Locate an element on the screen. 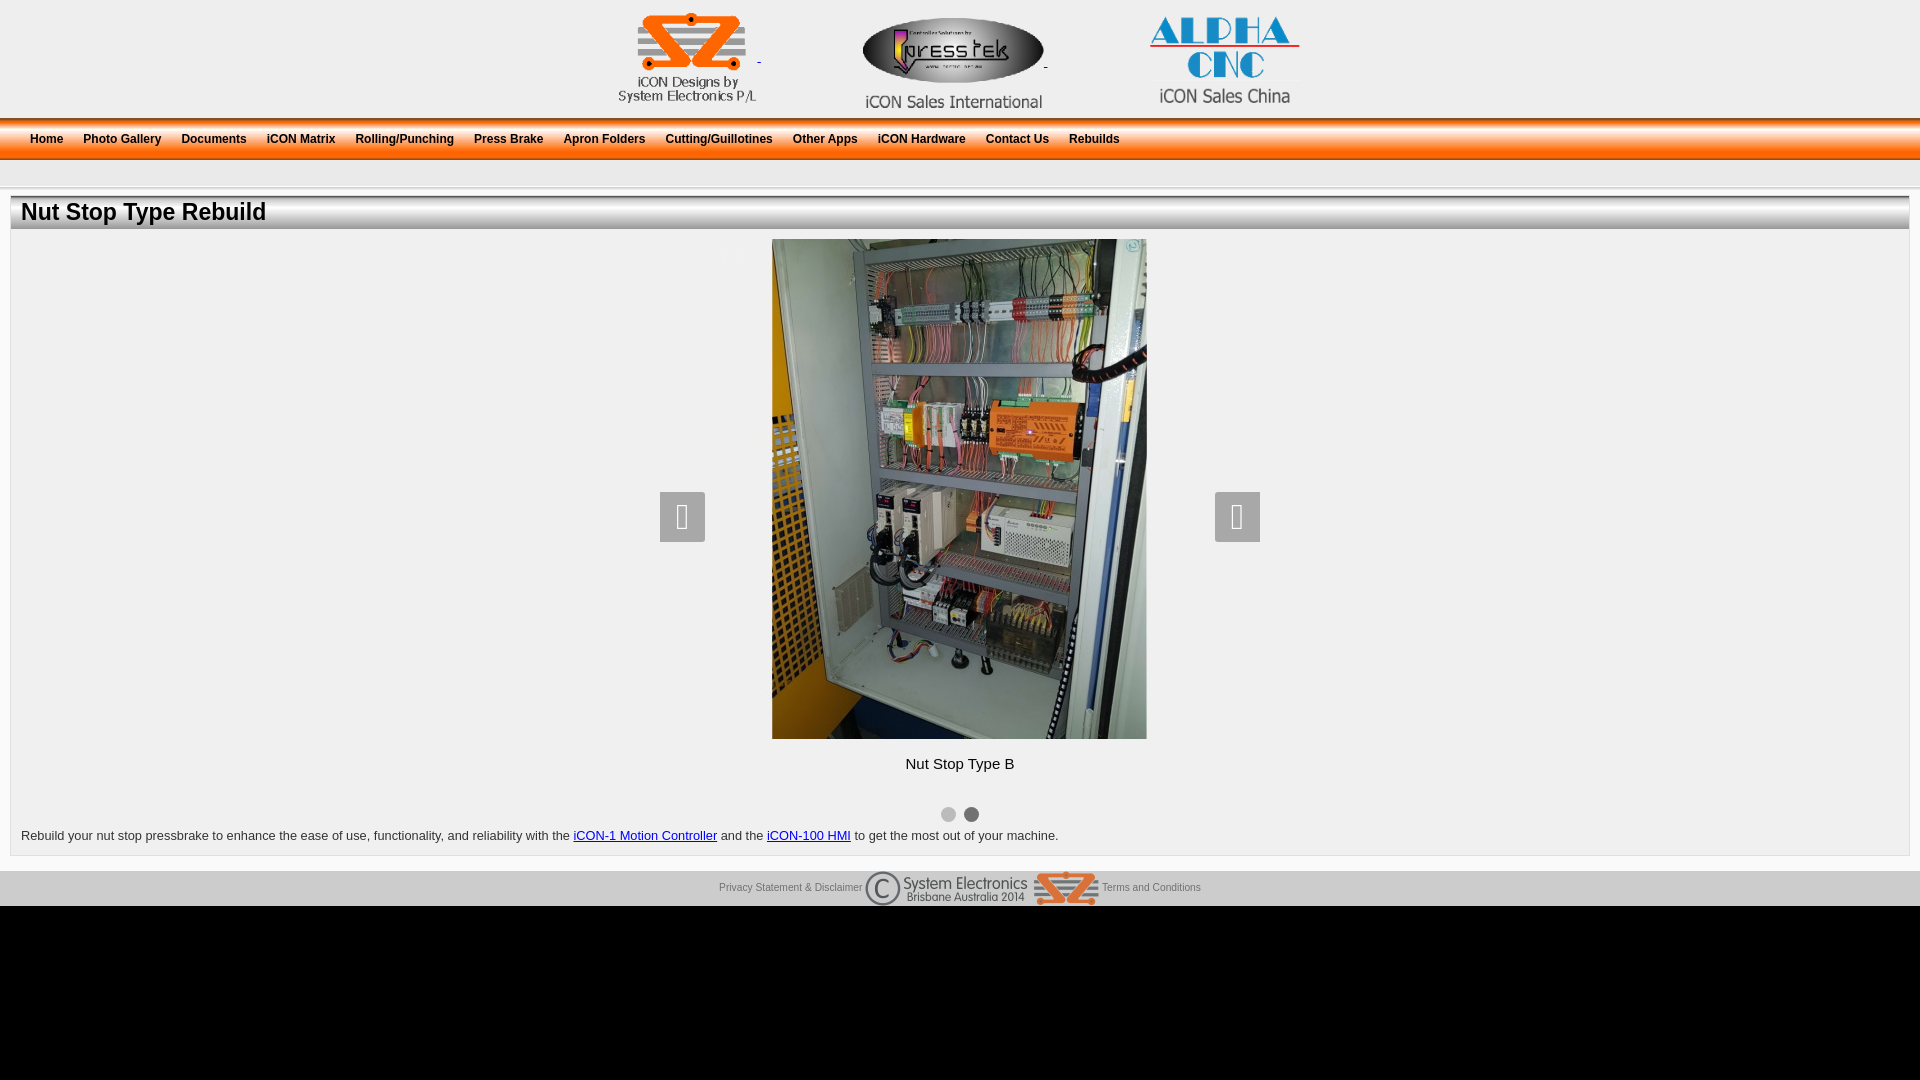 This screenshot has width=1920, height=1080. 'AlphaCNC Home' is located at coordinates (1150, 56).